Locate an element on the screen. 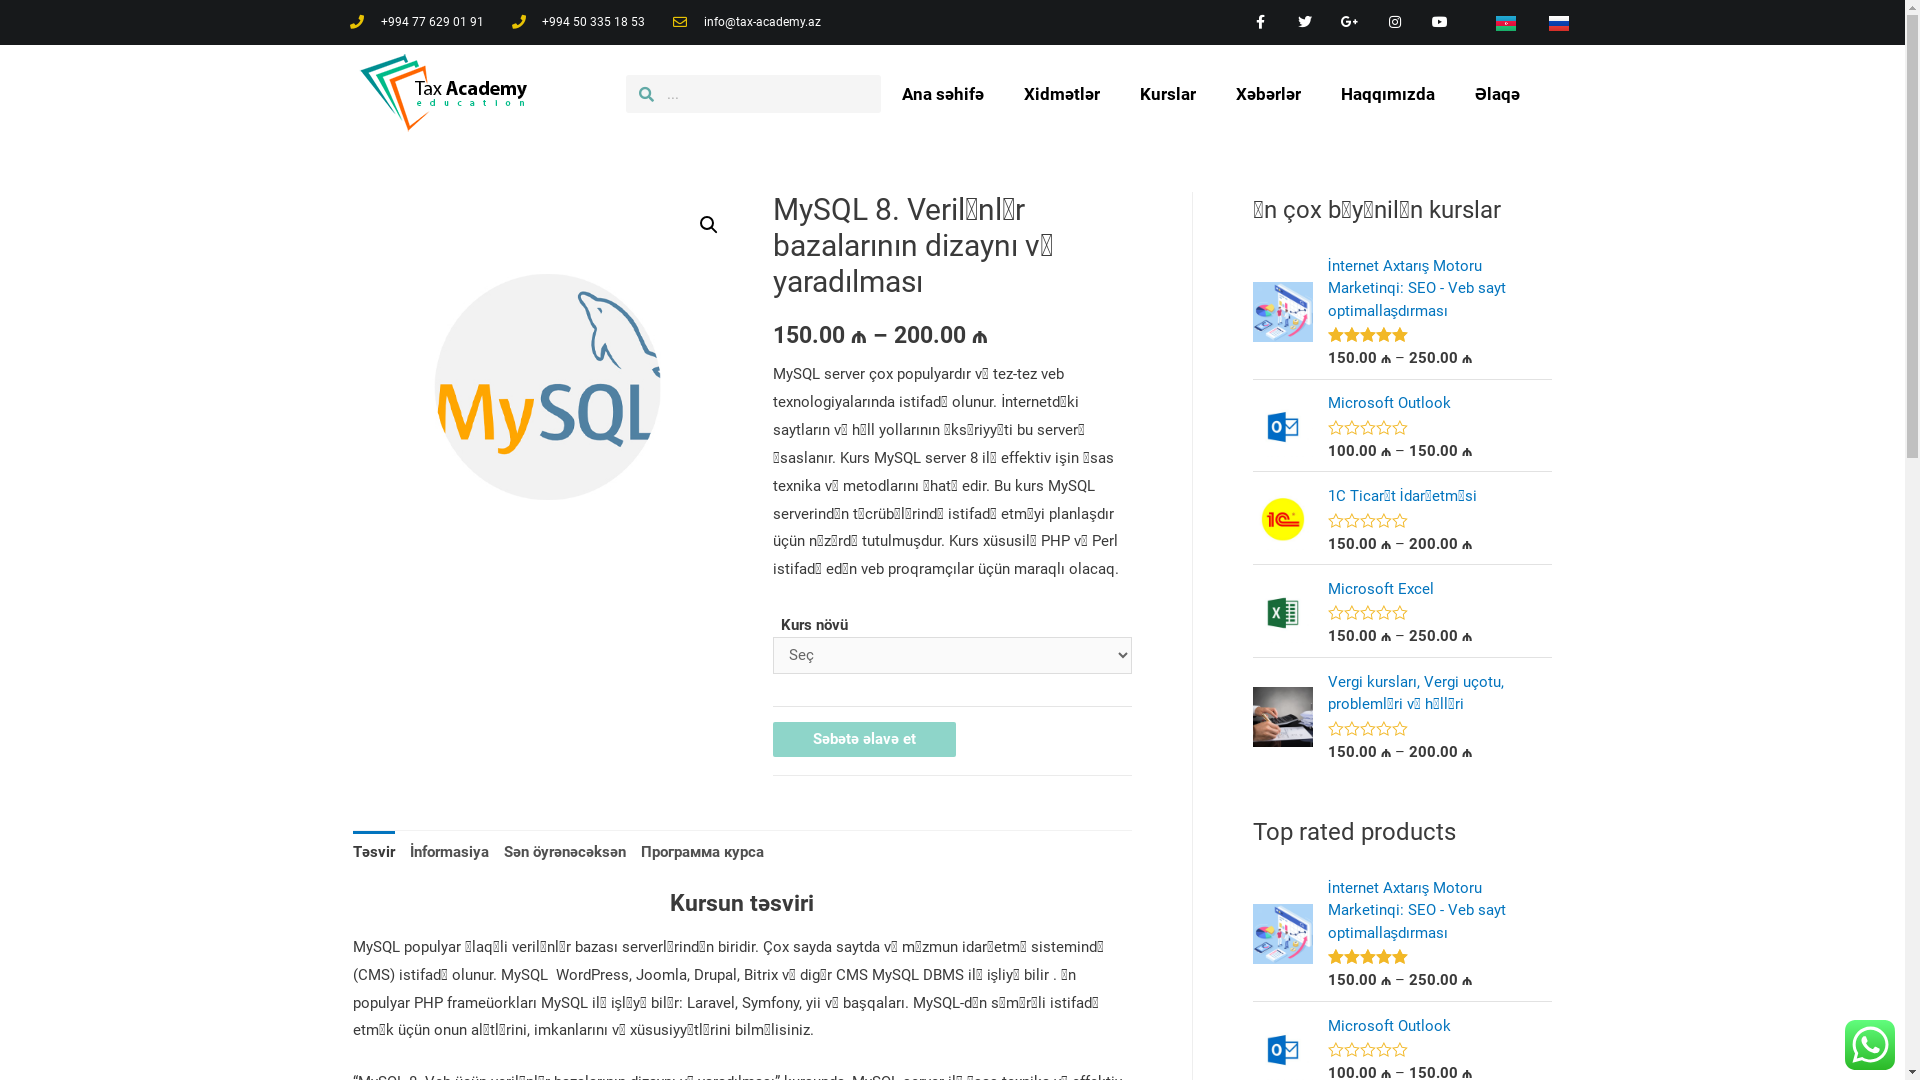 The width and height of the screenshot is (1920, 1080). 'Microsoft Outlook' is located at coordinates (1440, 403).